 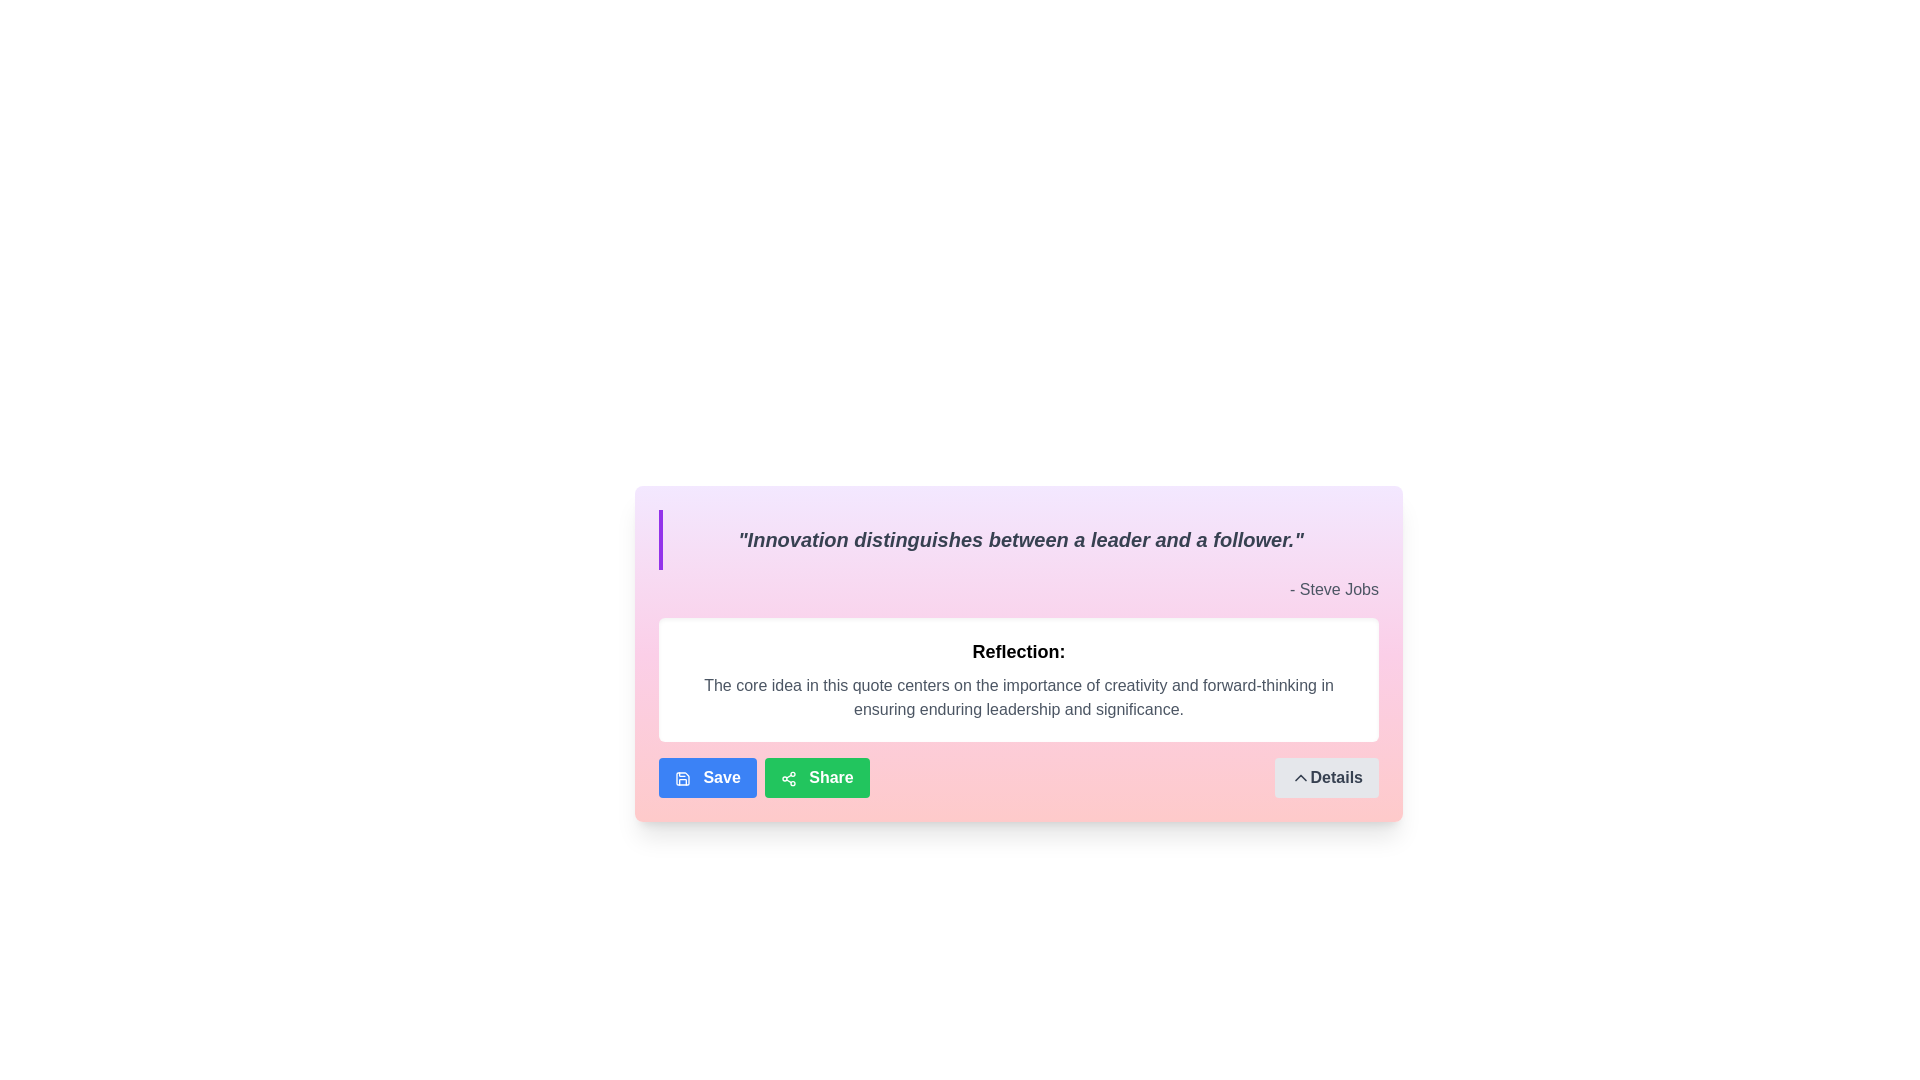 I want to click on the icon resembling three interconnected circles, which is positioned to the left of the green 'Share' button, serving as a visual anchor for the button's functionality, so click(x=787, y=777).